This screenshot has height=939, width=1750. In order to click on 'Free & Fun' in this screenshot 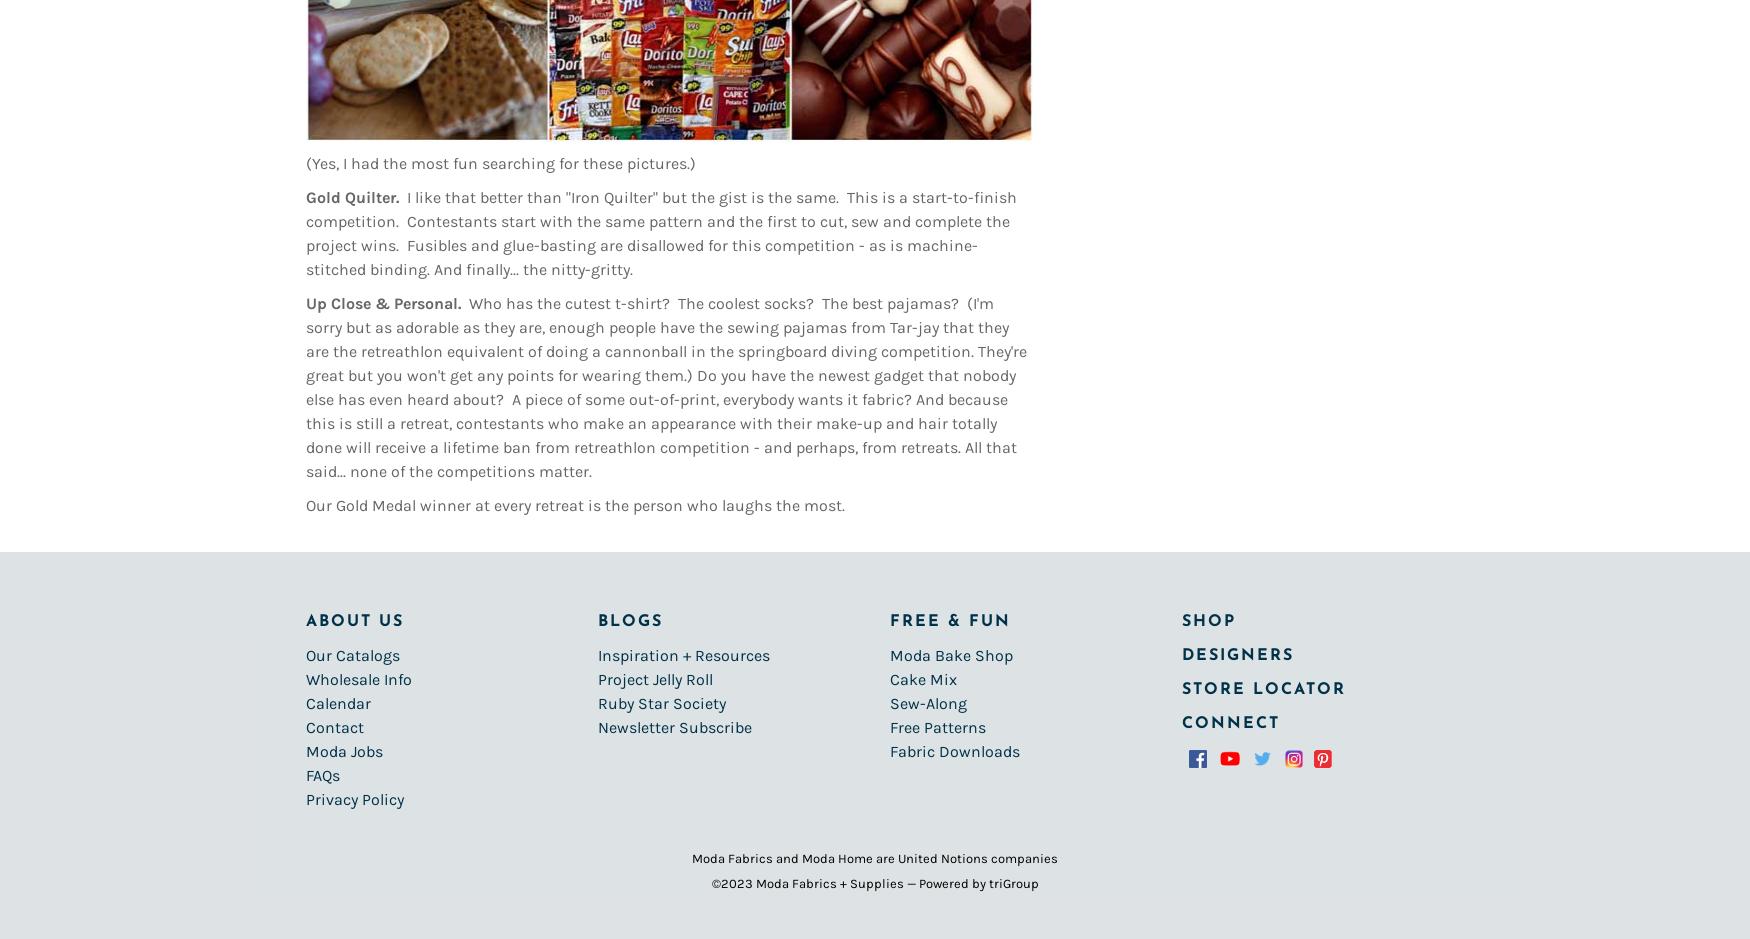, I will do `click(889, 620)`.